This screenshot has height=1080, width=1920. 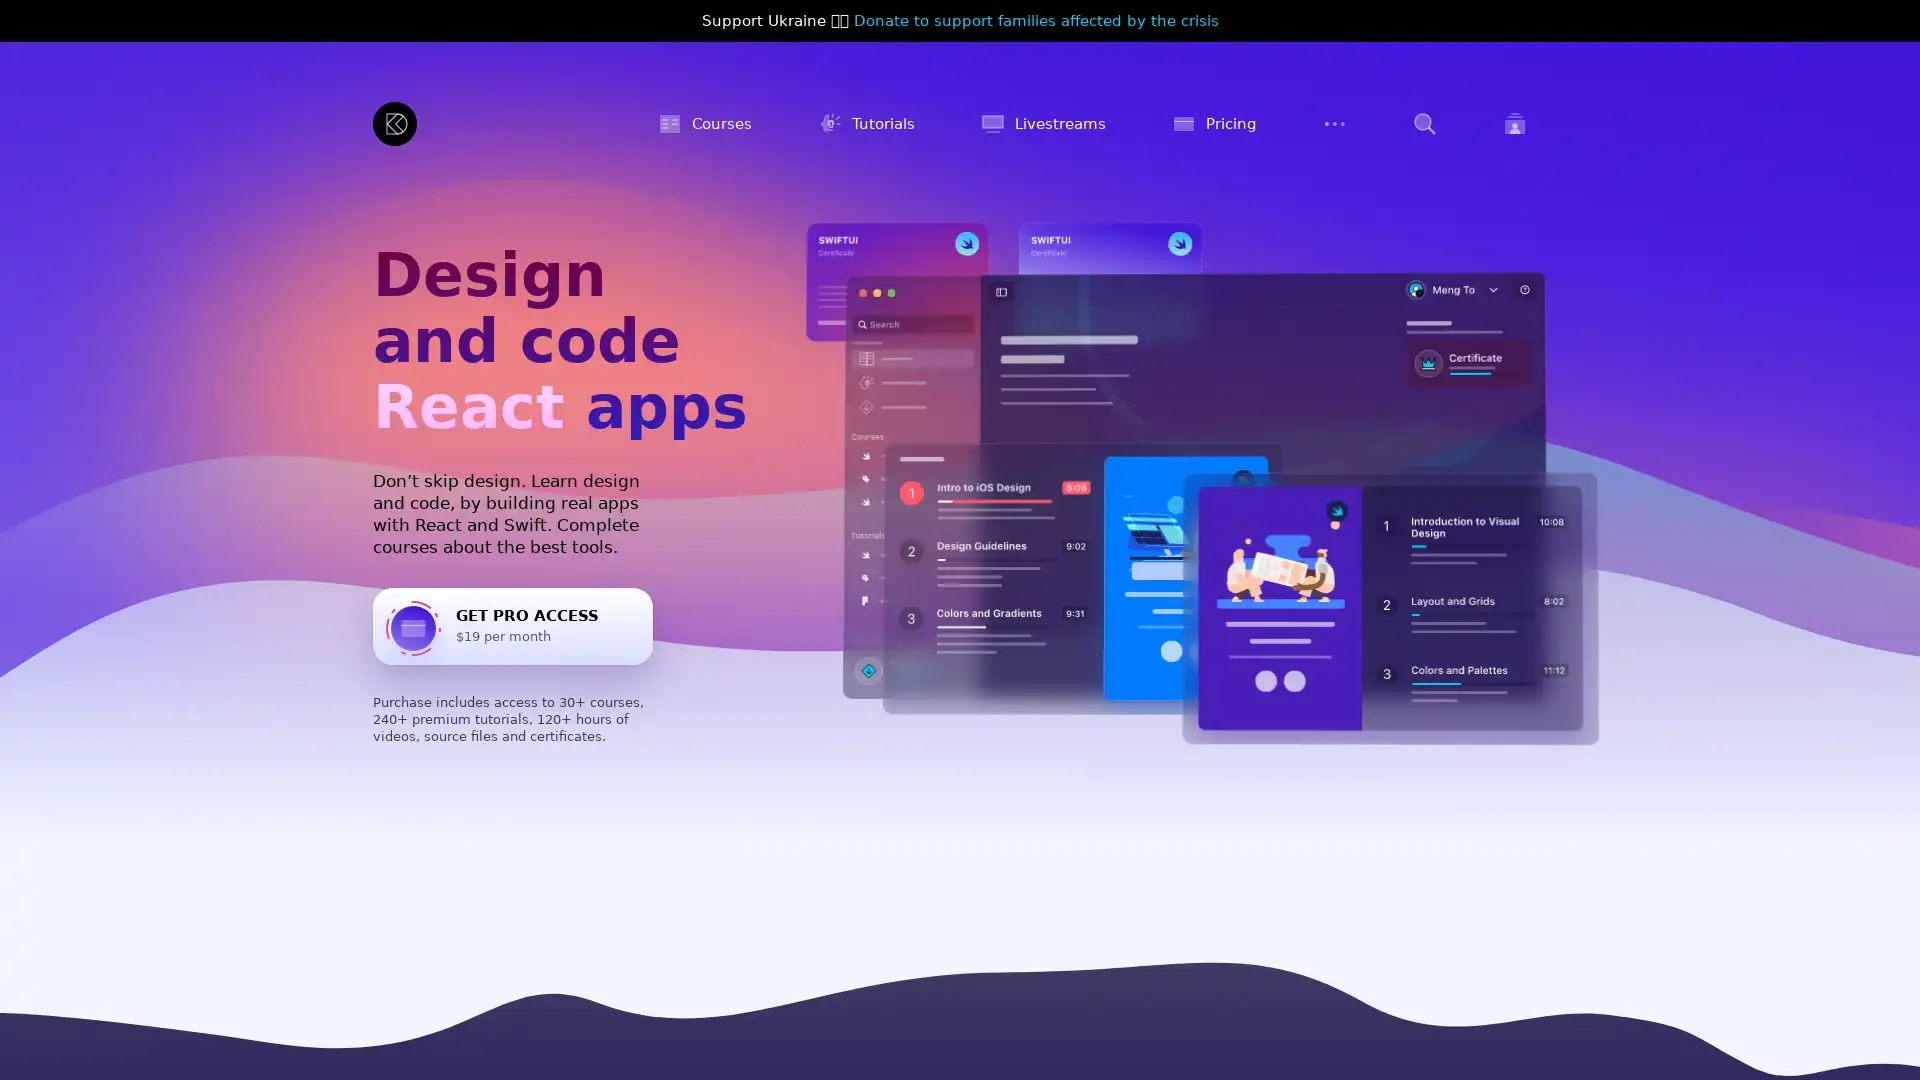 I want to click on undefined icon, so click(x=1515, y=123).